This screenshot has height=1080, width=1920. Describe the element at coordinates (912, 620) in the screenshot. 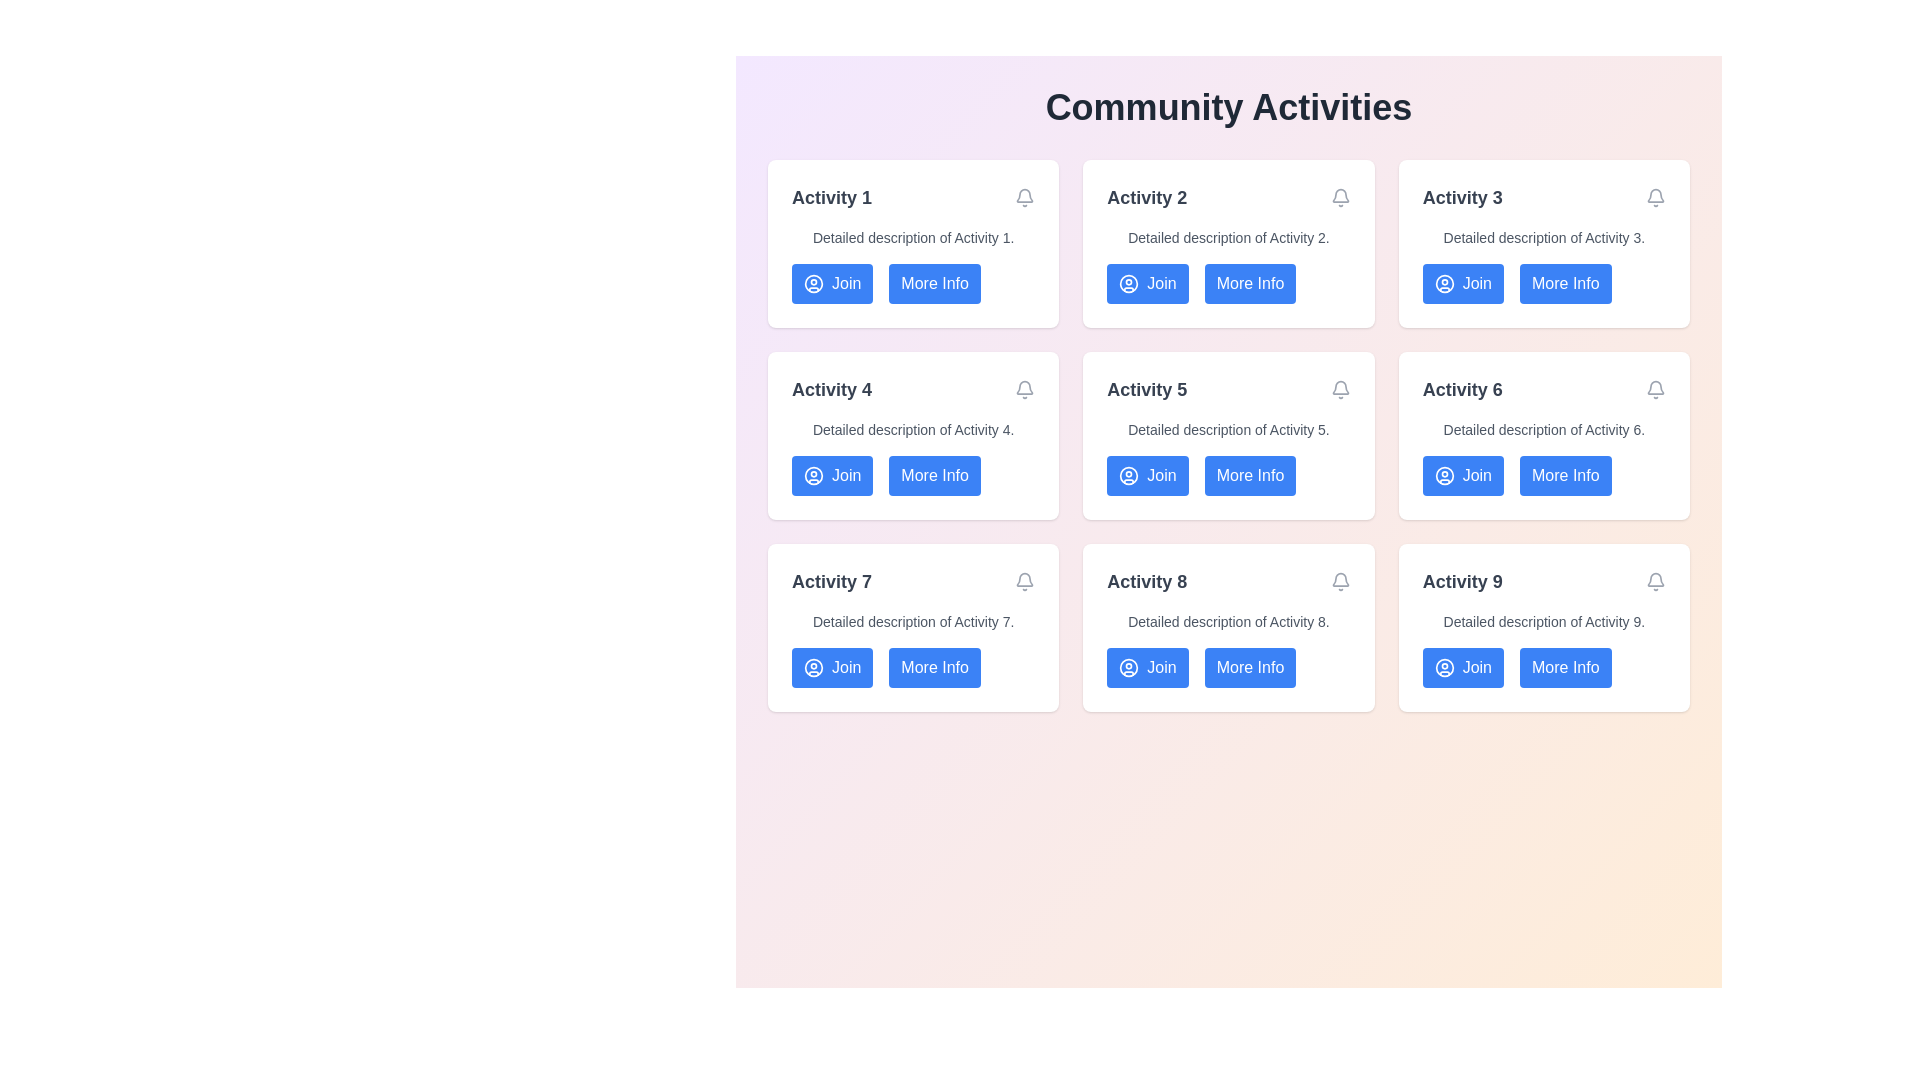

I see `the static text element displaying 'Detailed description of Activity 7.' which is located under the title 'Activity 7' within the white card` at that location.